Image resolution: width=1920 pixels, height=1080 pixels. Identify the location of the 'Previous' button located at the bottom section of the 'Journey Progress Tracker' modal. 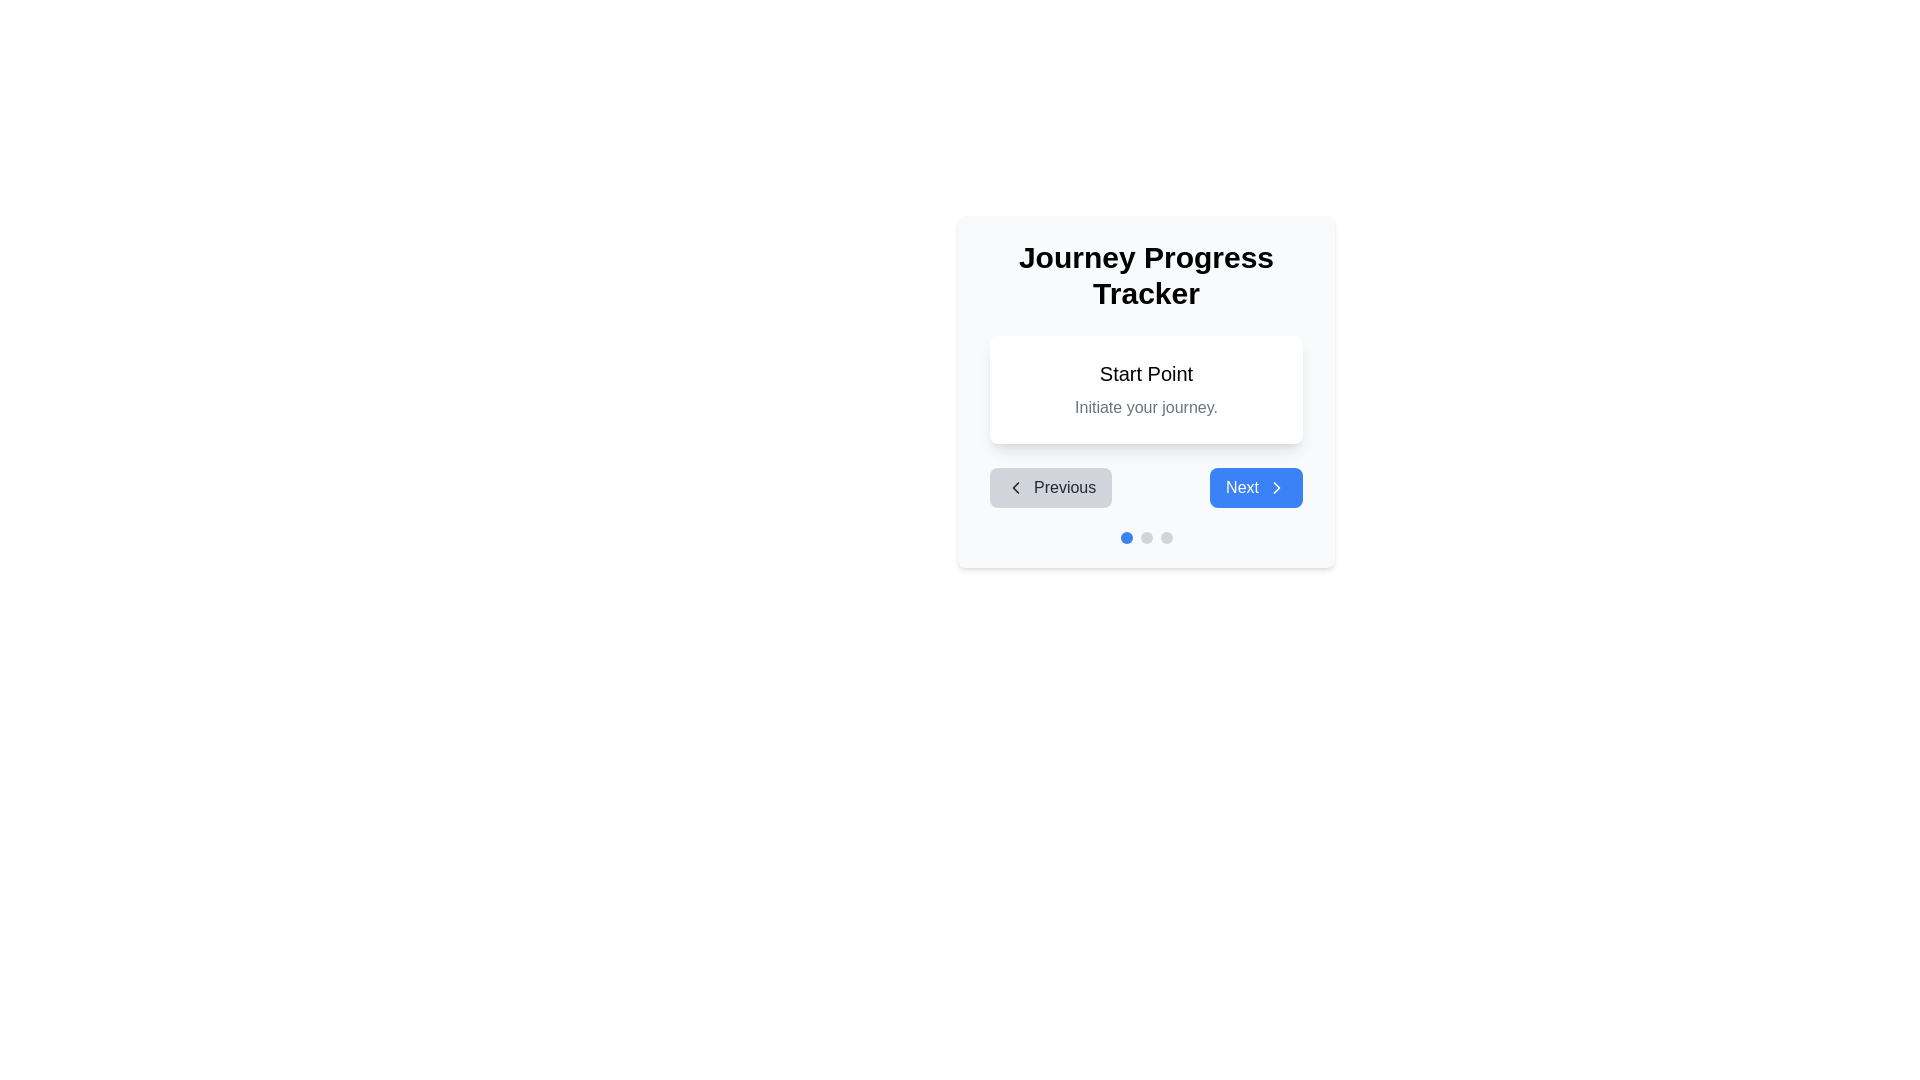
(1050, 488).